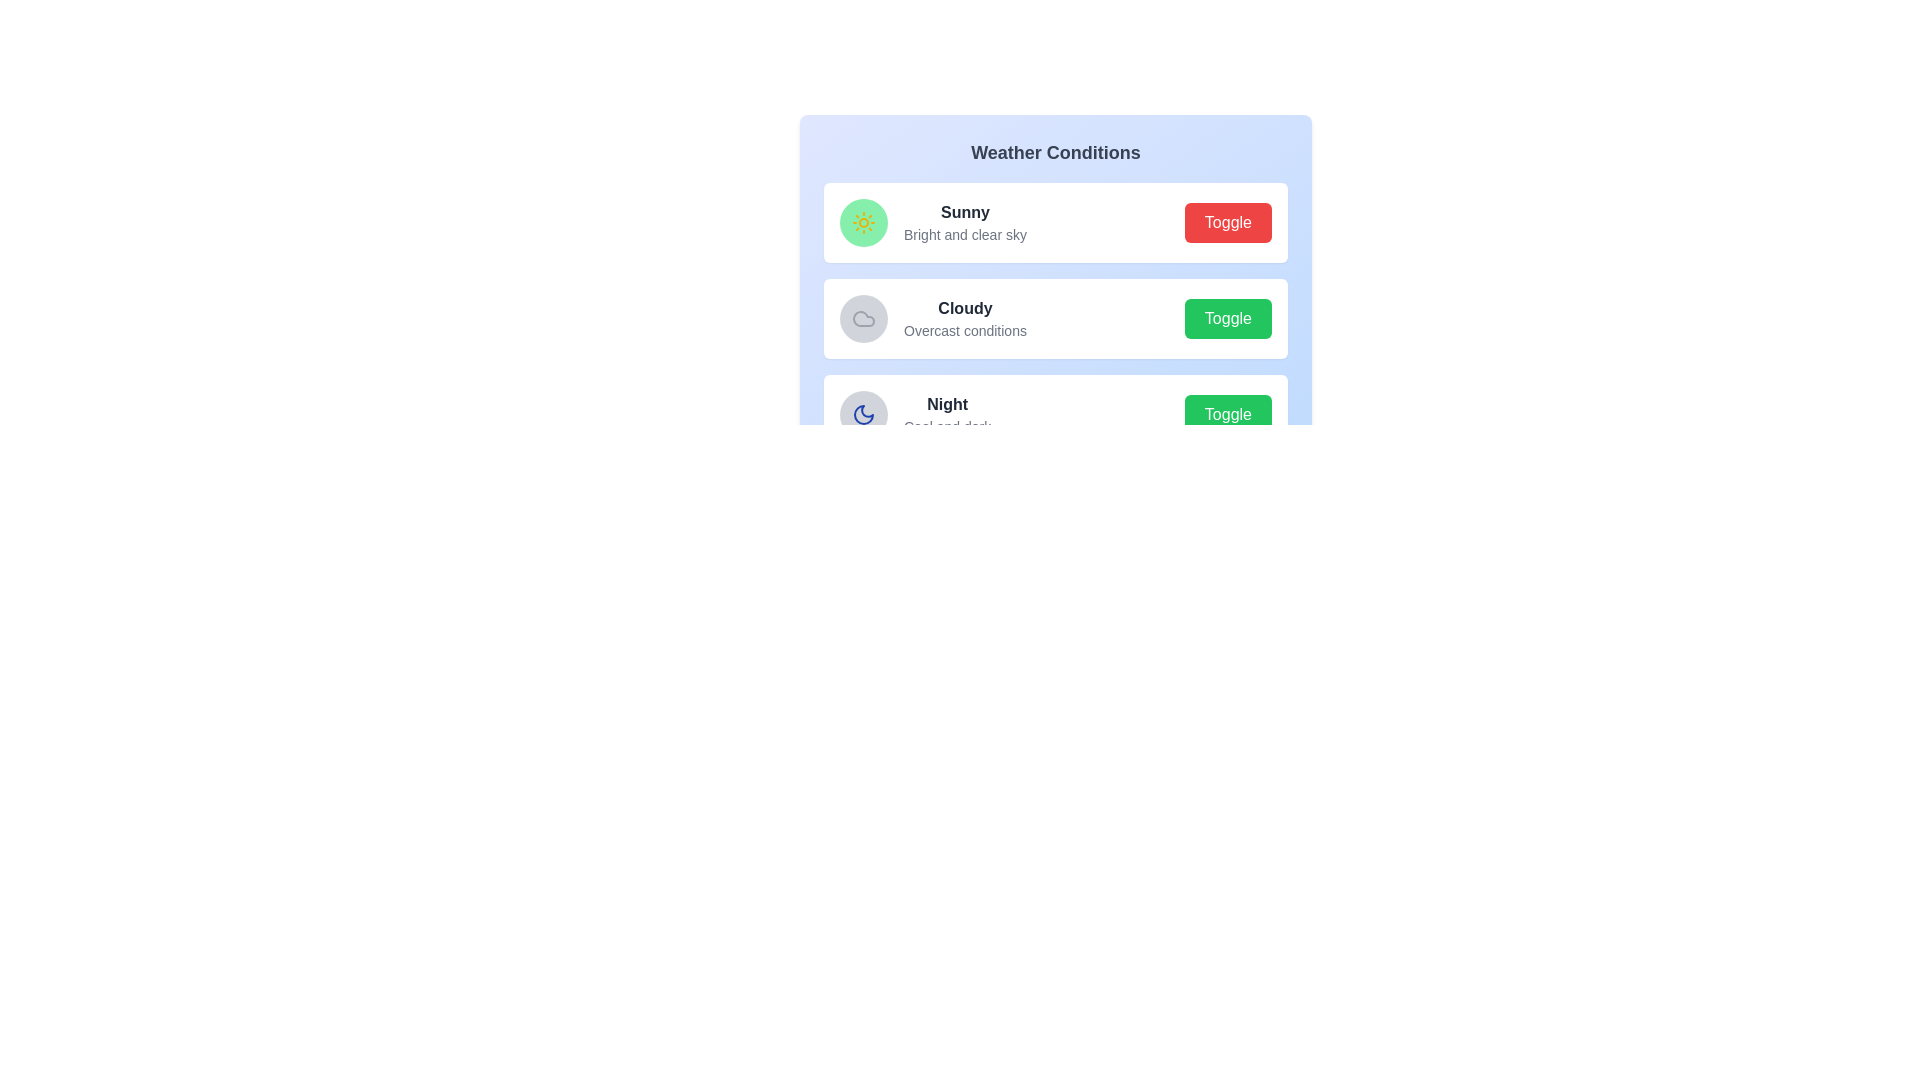 The image size is (1920, 1080). Describe the element at coordinates (1227, 414) in the screenshot. I see `the toggle button for the weather state Night` at that location.